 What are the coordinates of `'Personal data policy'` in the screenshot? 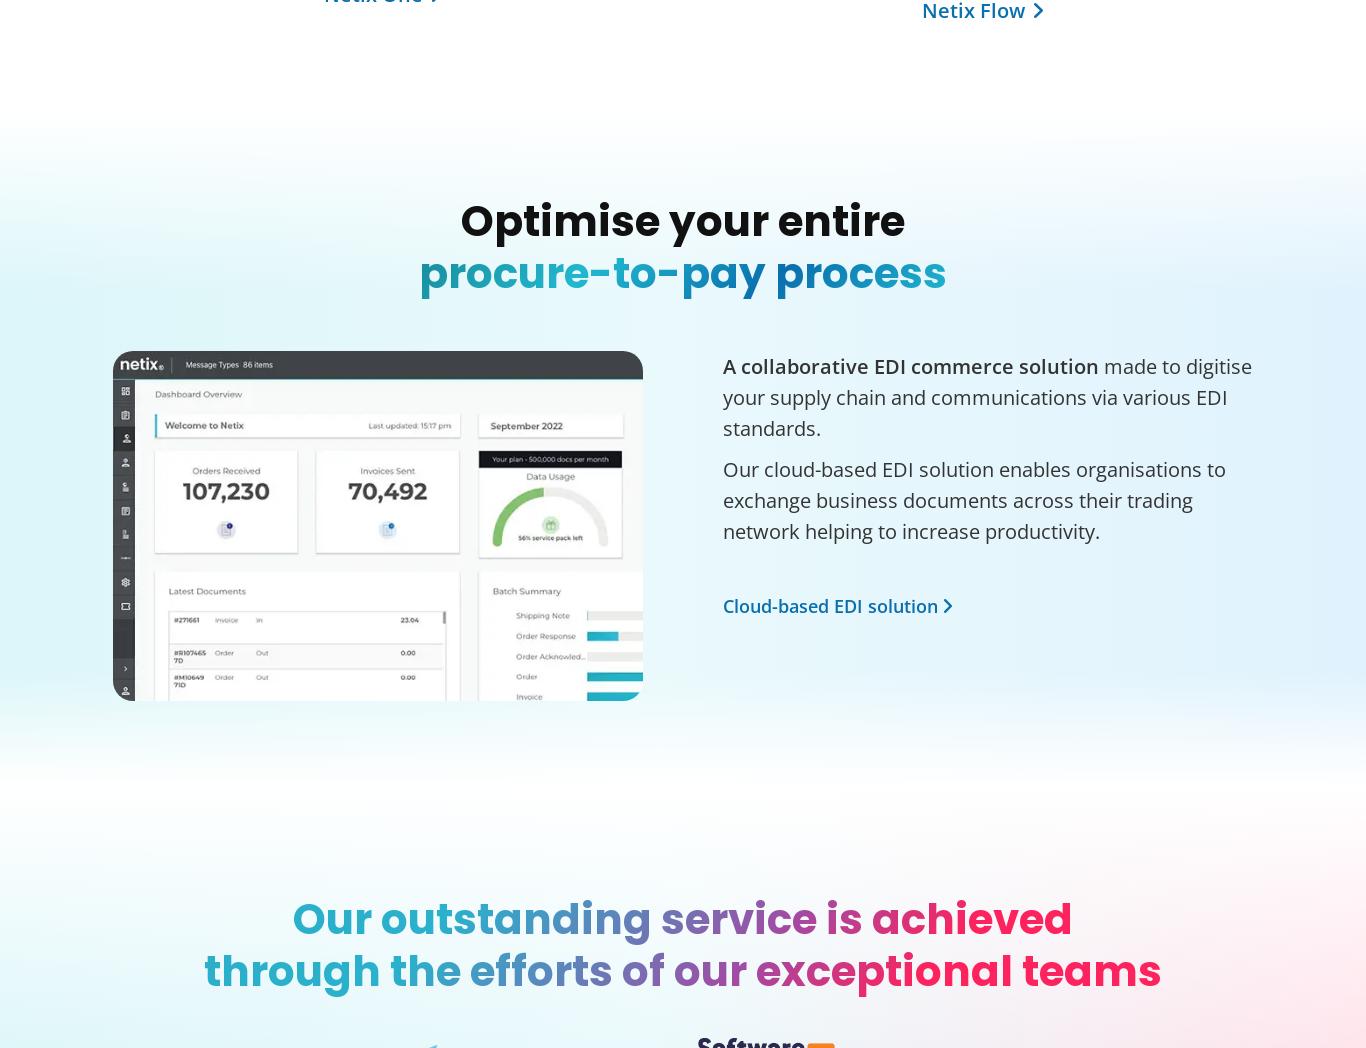 It's located at (433, 690).